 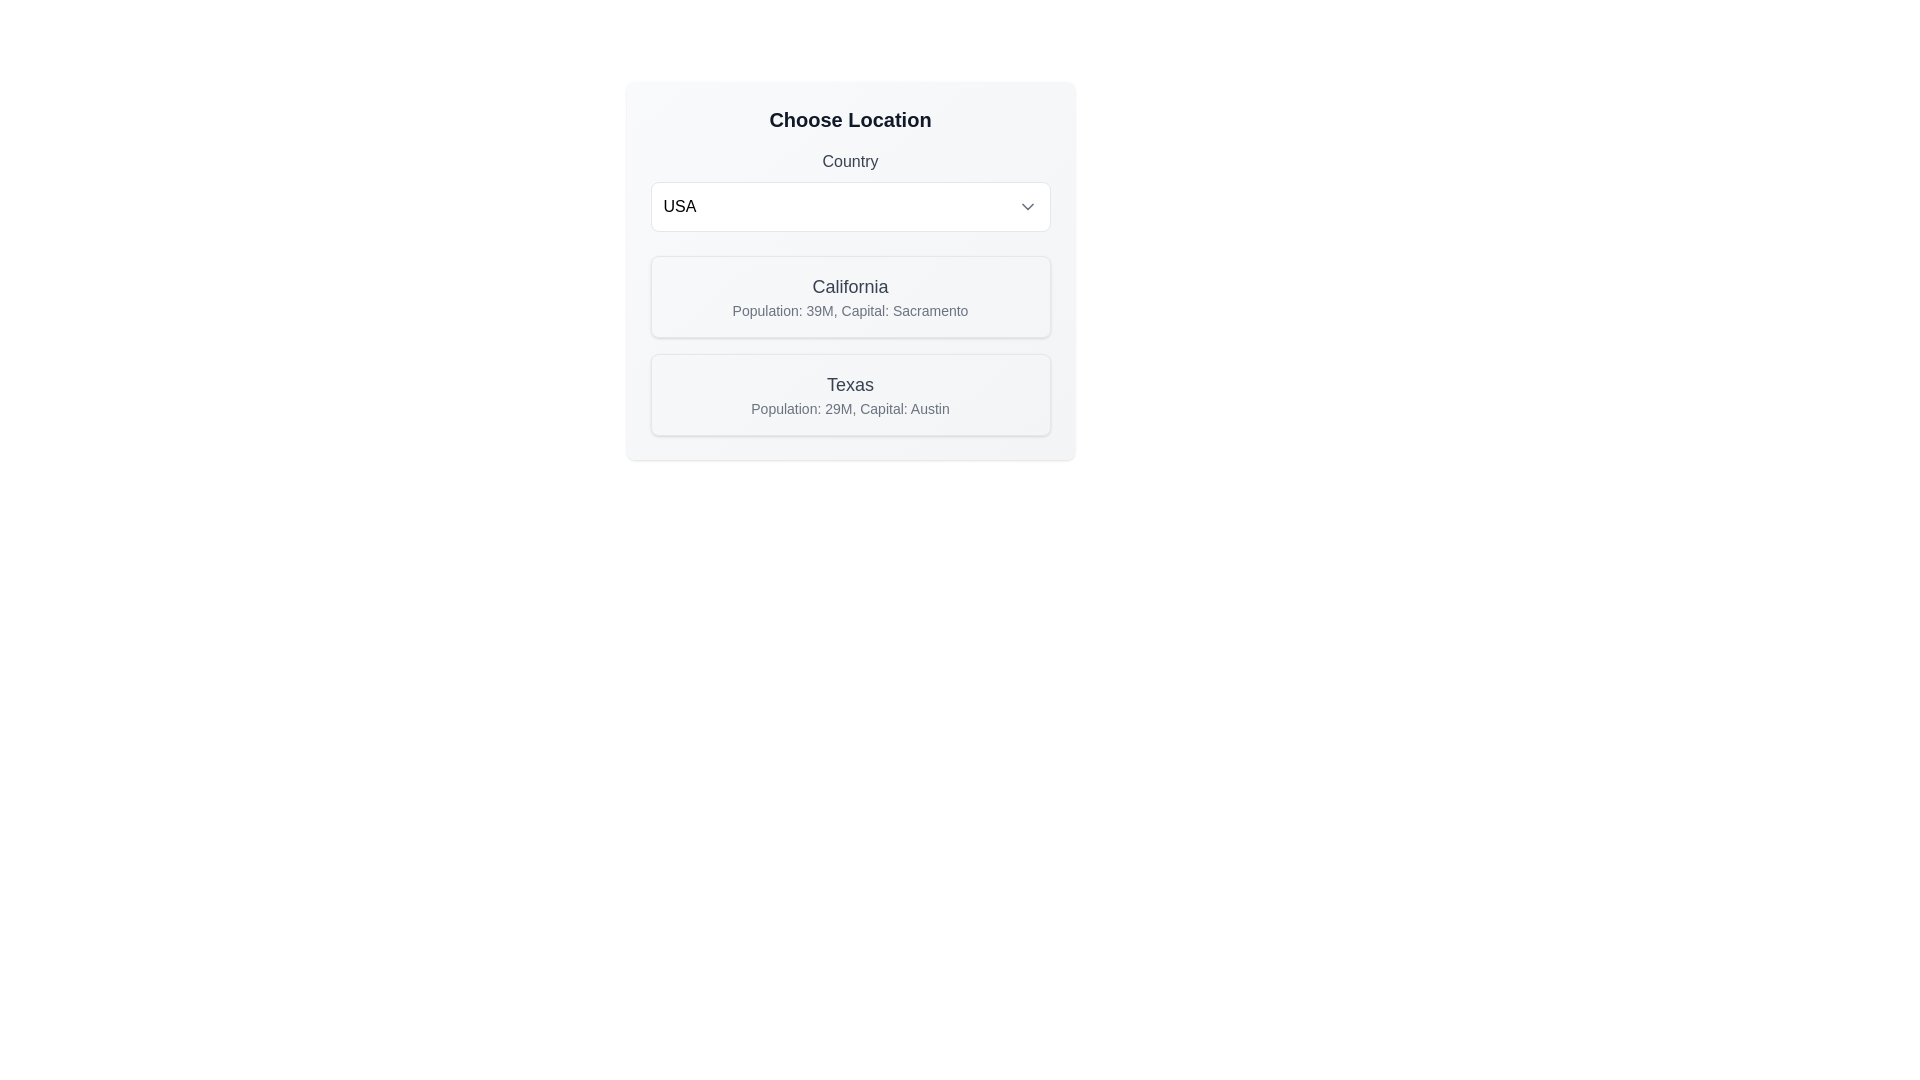 What do you see at coordinates (850, 311) in the screenshot?
I see `text label displaying information about California's population and capital city, which states 'Population: 39M, Capital: Sacramento.' This text is located beneath the larger title 'California.'` at bounding box center [850, 311].